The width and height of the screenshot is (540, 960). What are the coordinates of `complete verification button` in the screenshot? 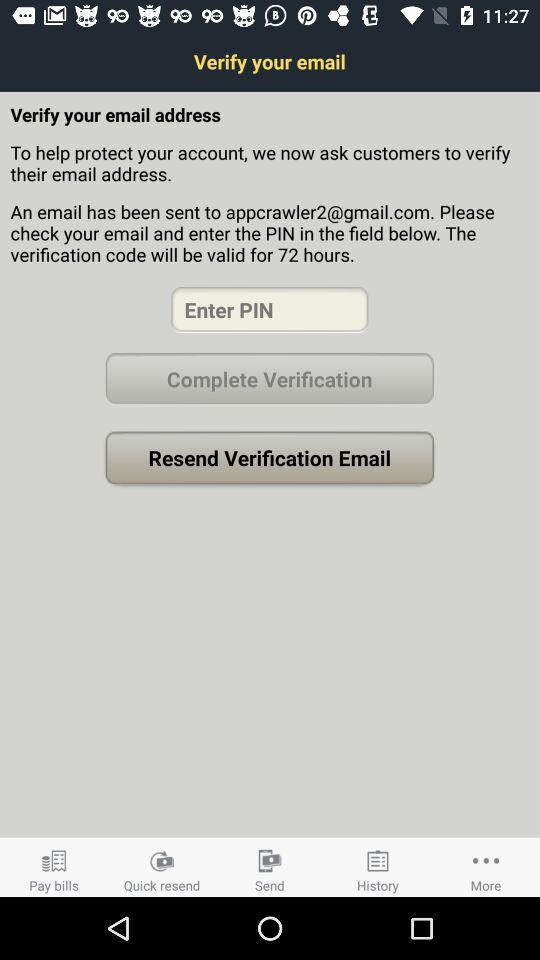 It's located at (269, 378).